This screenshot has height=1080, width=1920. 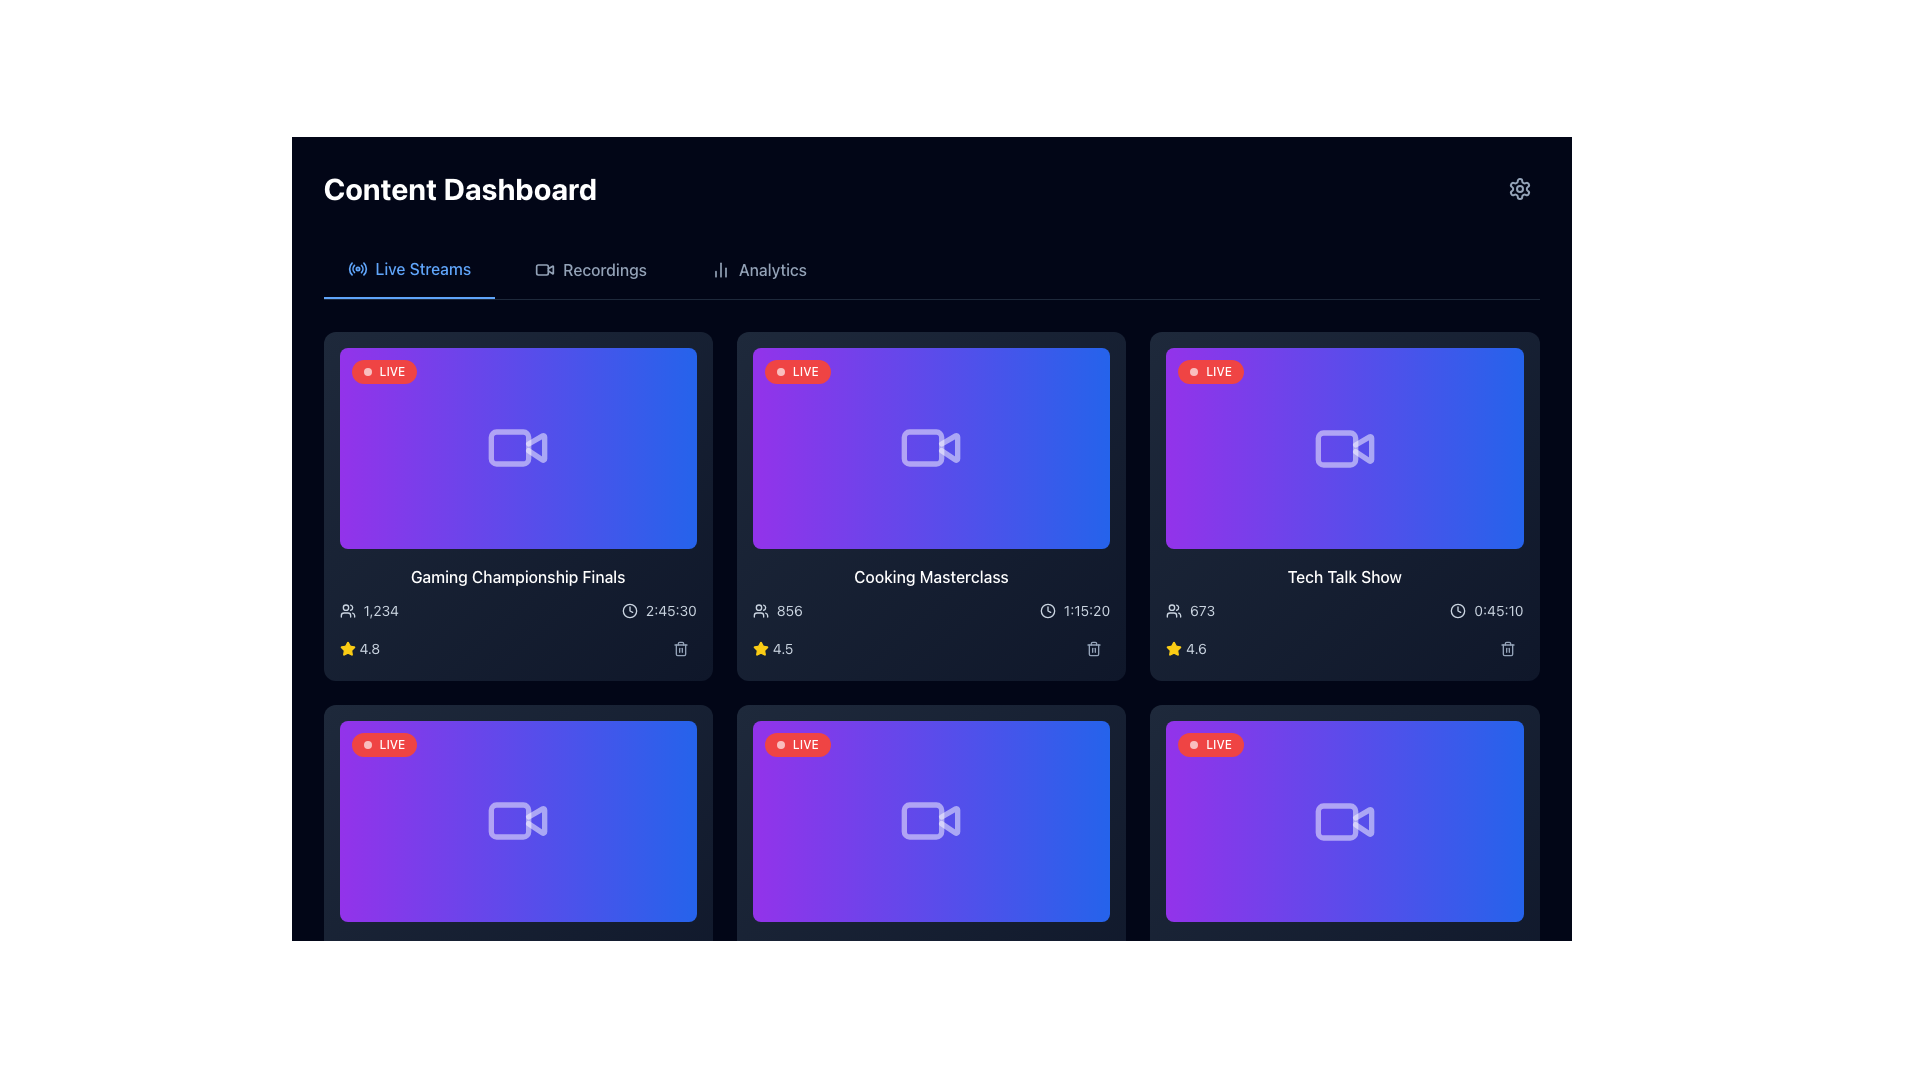 What do you see at coordinates (671, 609) in the screenshot?
I see `the text label displaying the time '2:45:30' located in the bottom-right corner of the first content card in the Live Streams section, adjacent to the clock icon` at bounding box center [671, 609].